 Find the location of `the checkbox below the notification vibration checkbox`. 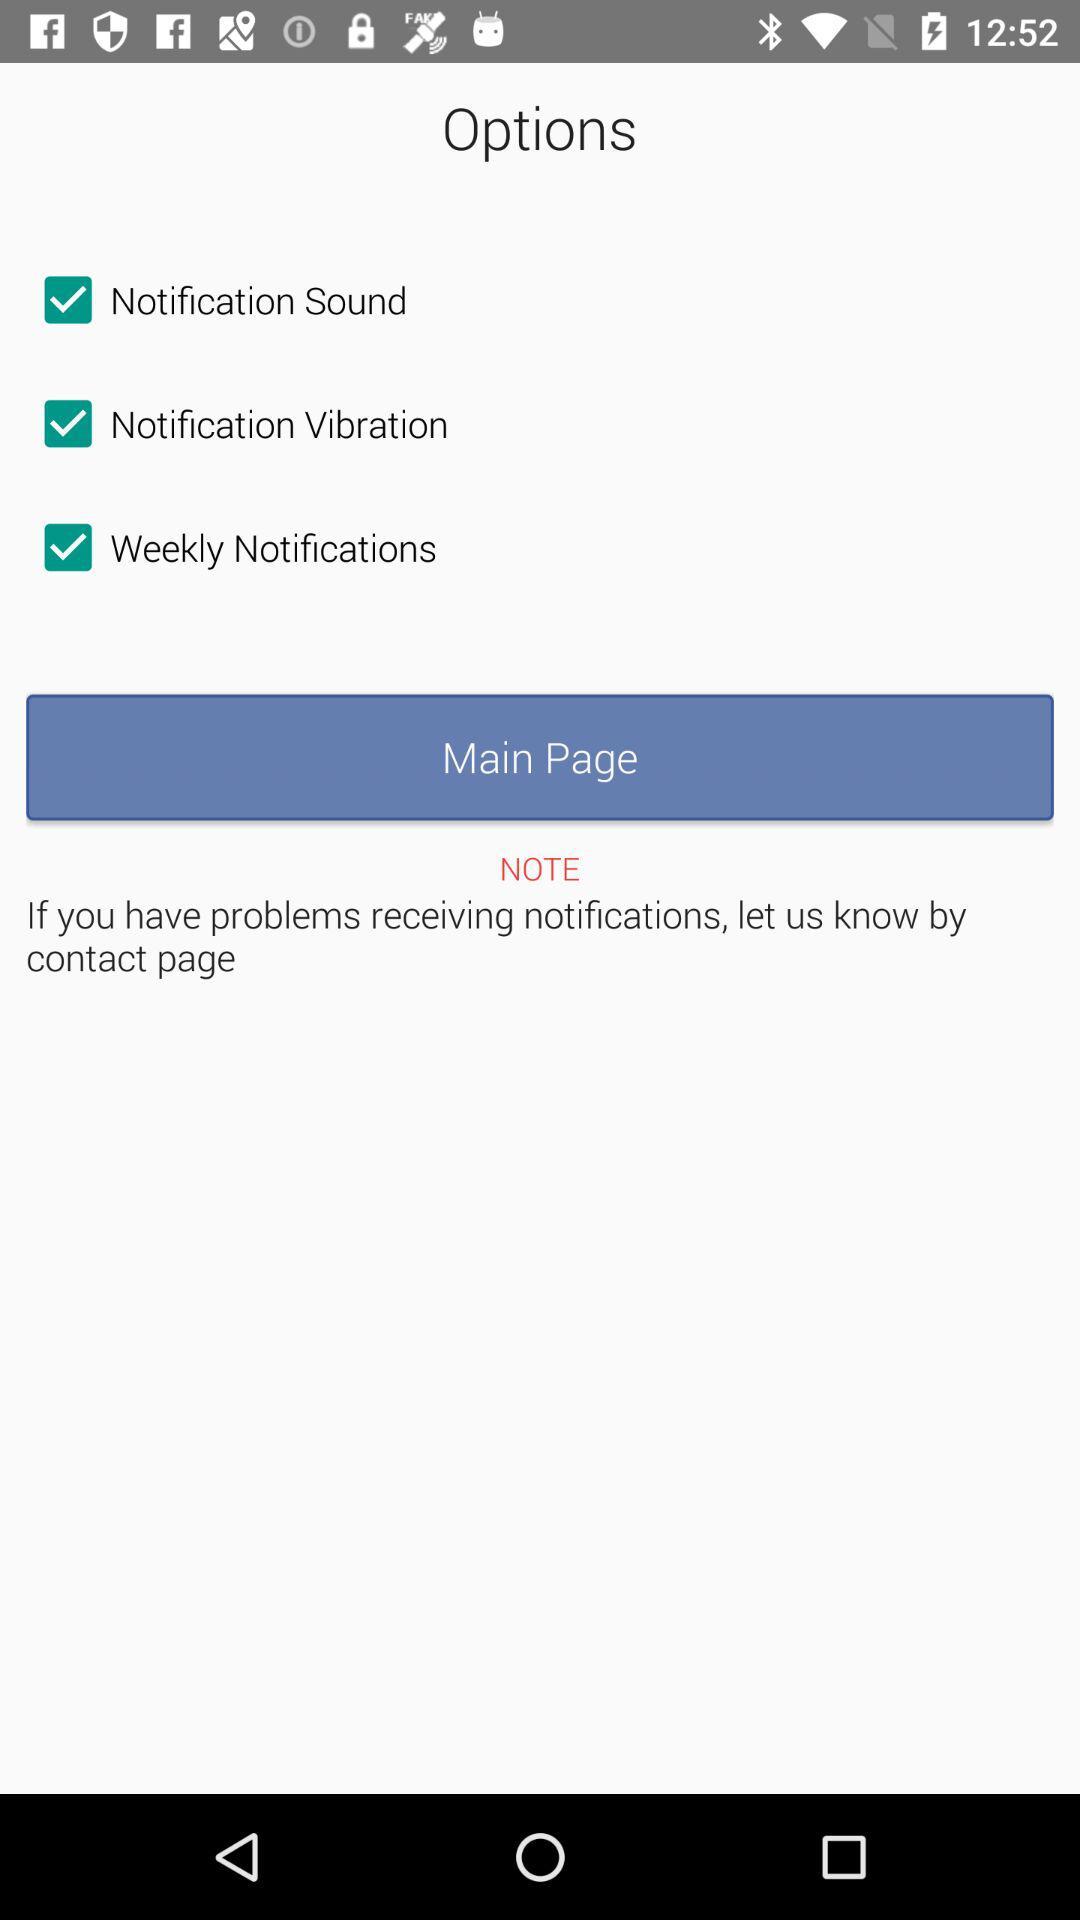

the checkbox below the notification vibration checkbox is located at coordinates (230, 547).